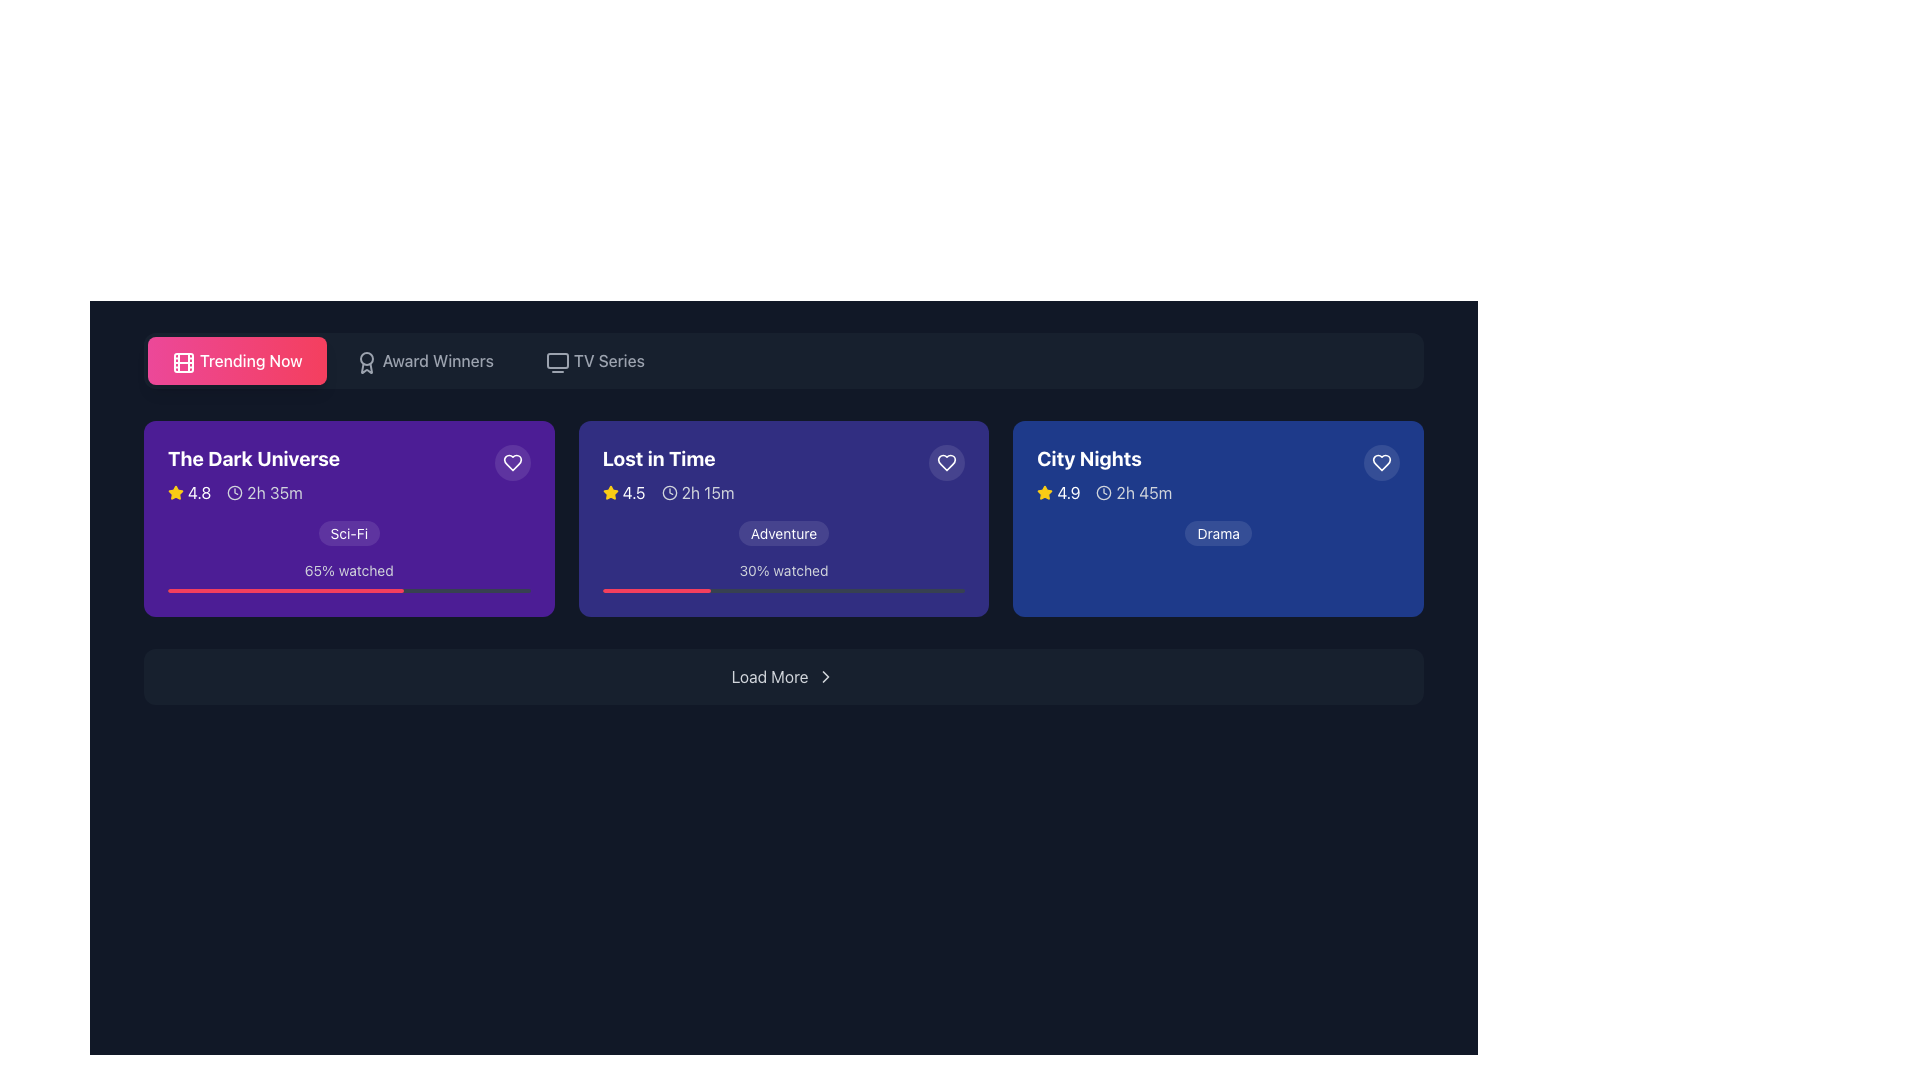 The height and width of the screenshot is (1080, 1920). What do you see at coordinates (349, 577) in the screenshot?
I see `the progress bar of the movie 'The Dark Universe' to update the viewing progress` at bounding box center [349, 577].